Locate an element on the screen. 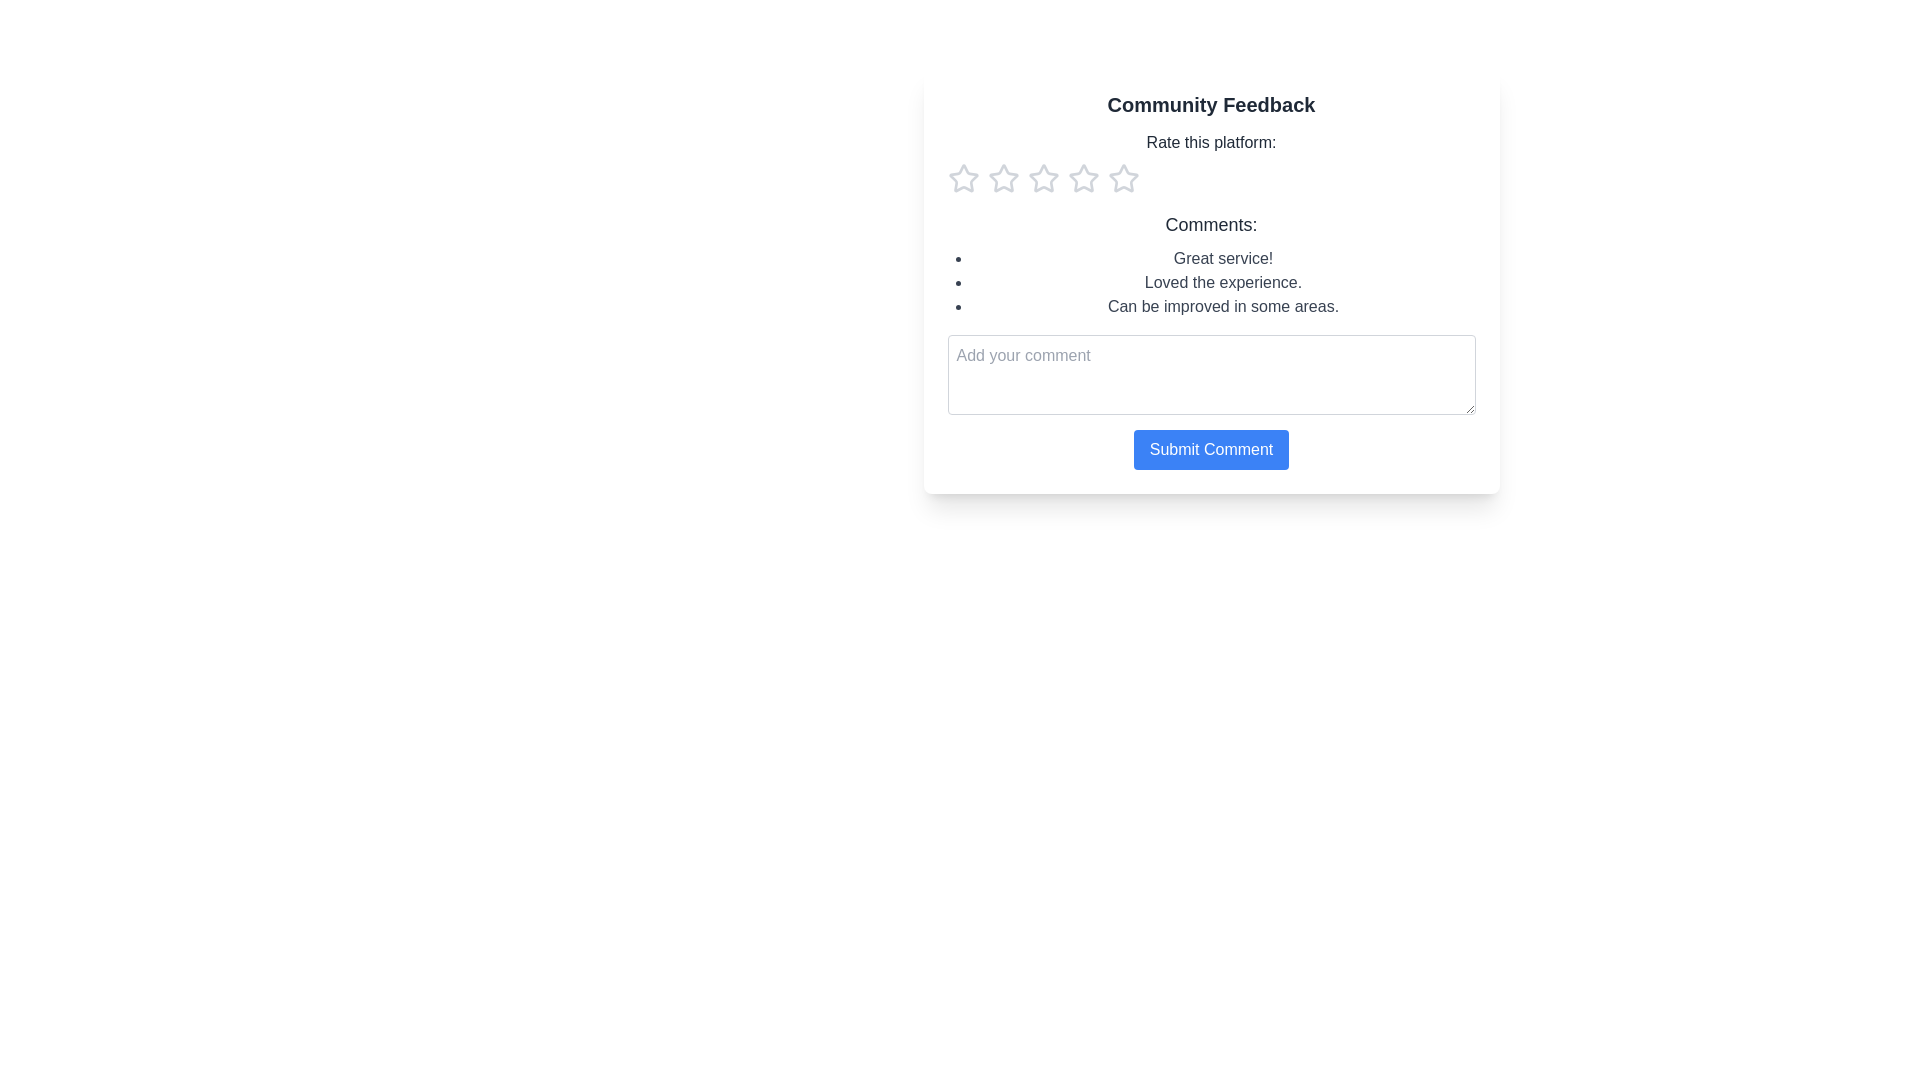 This screenshot has width=1920, height=1080. text of the first comment in the bulleted list located below the heading 'Comments:' in the 'Community Feedback' section is located at coordinates (1222, 257).